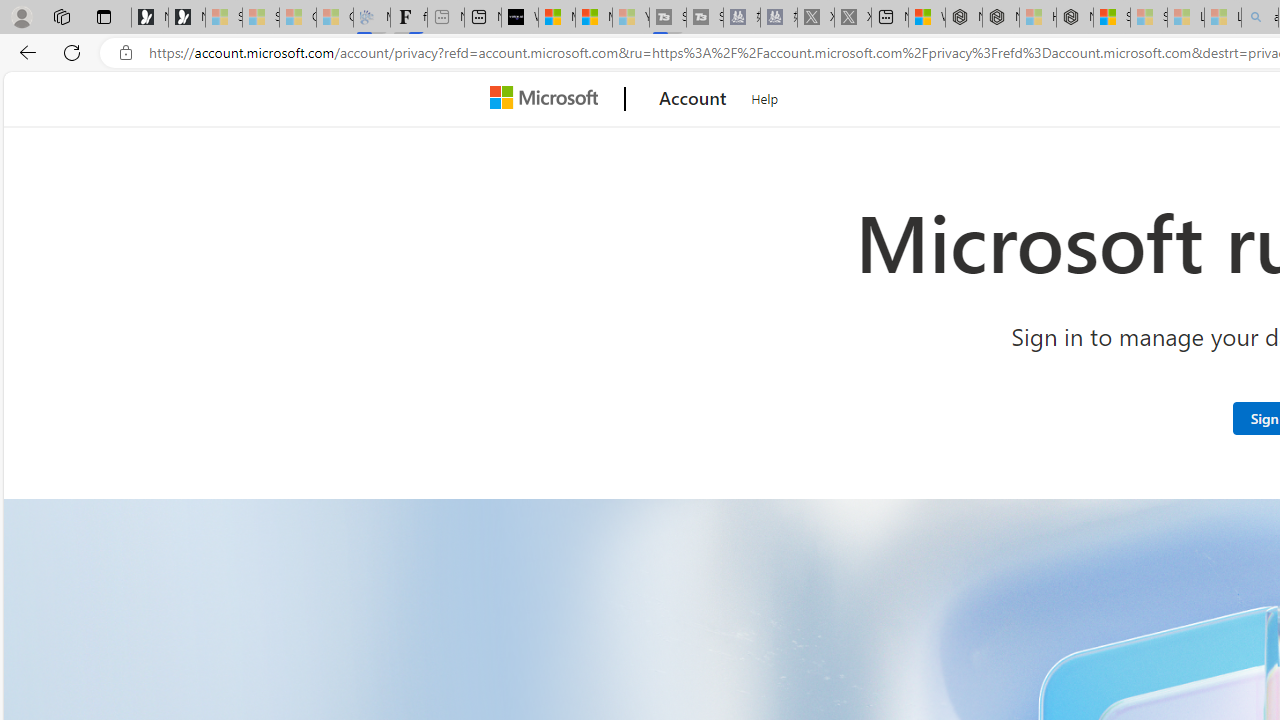 The width and height of the screenshot is (1280, 720). I want to click on 'Back', so click(24, 51).